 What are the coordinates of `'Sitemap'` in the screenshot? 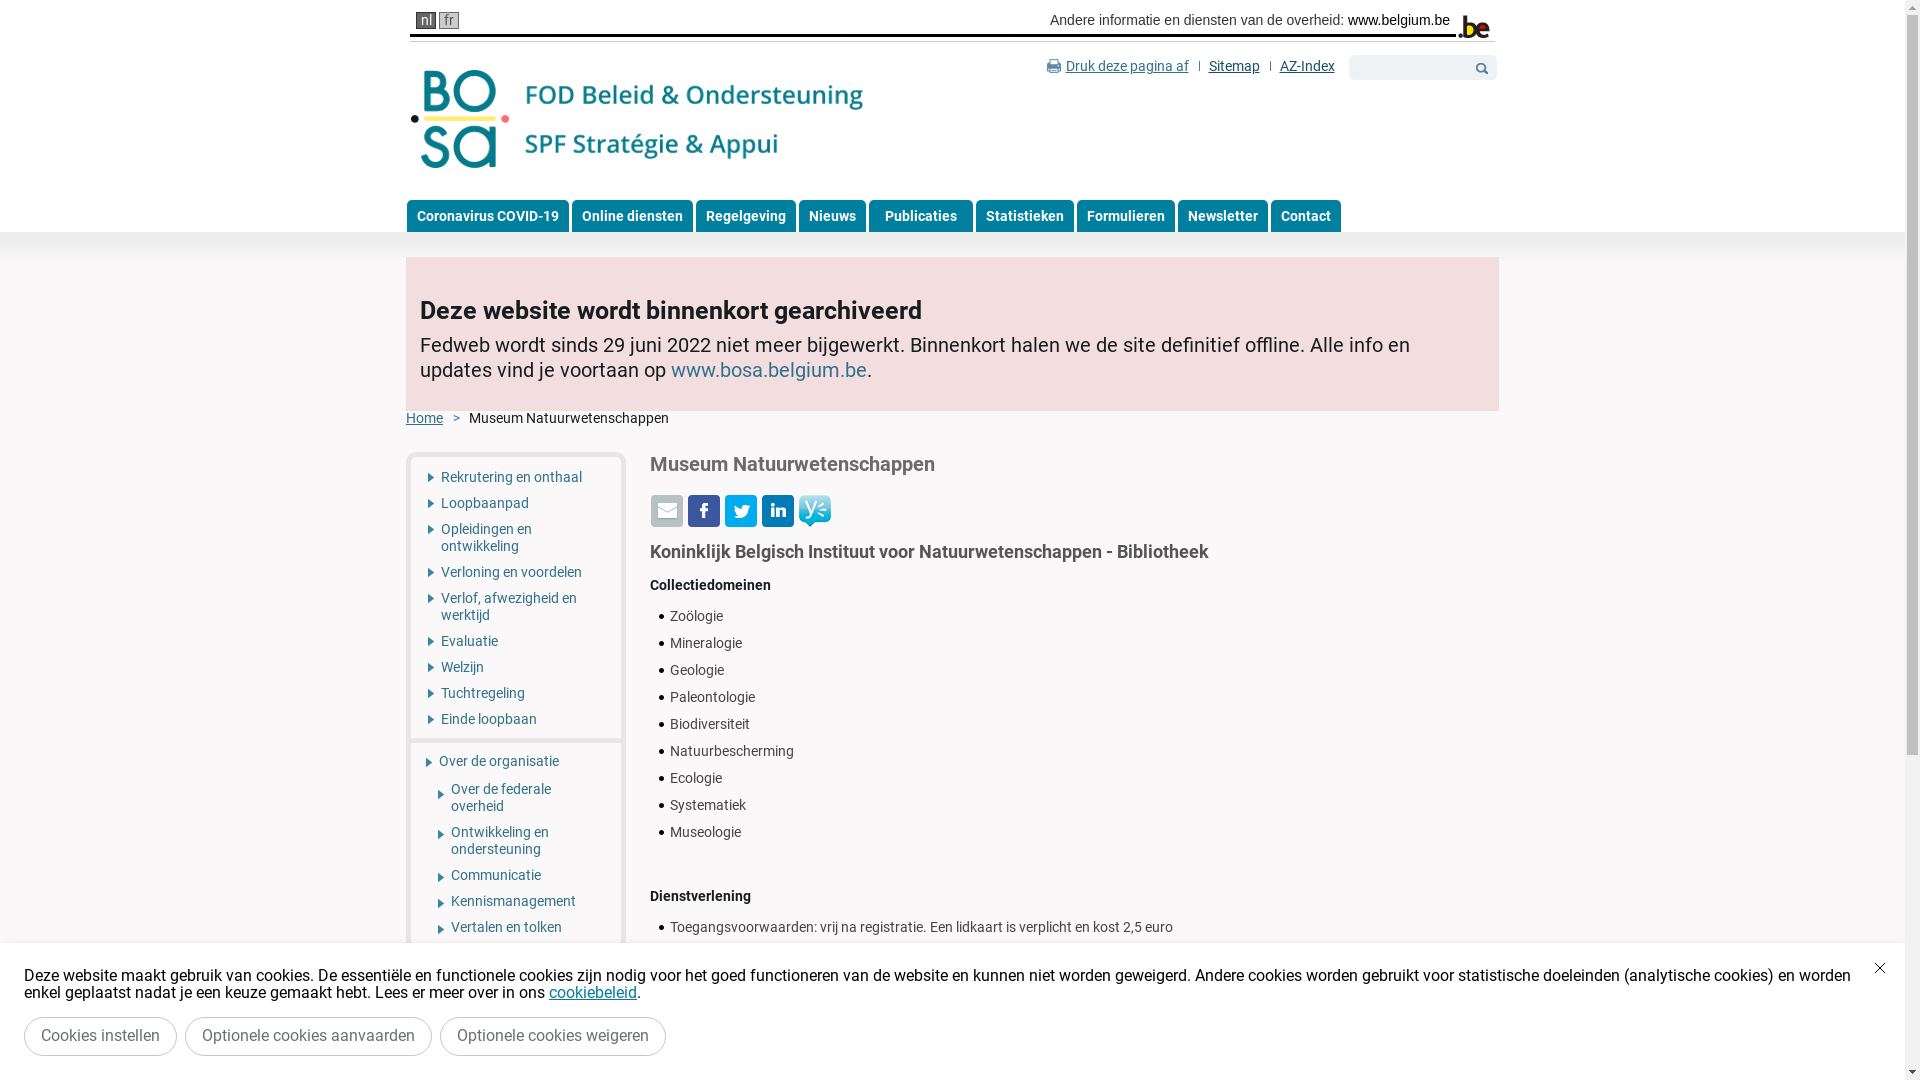 It's located at (1198, 64).